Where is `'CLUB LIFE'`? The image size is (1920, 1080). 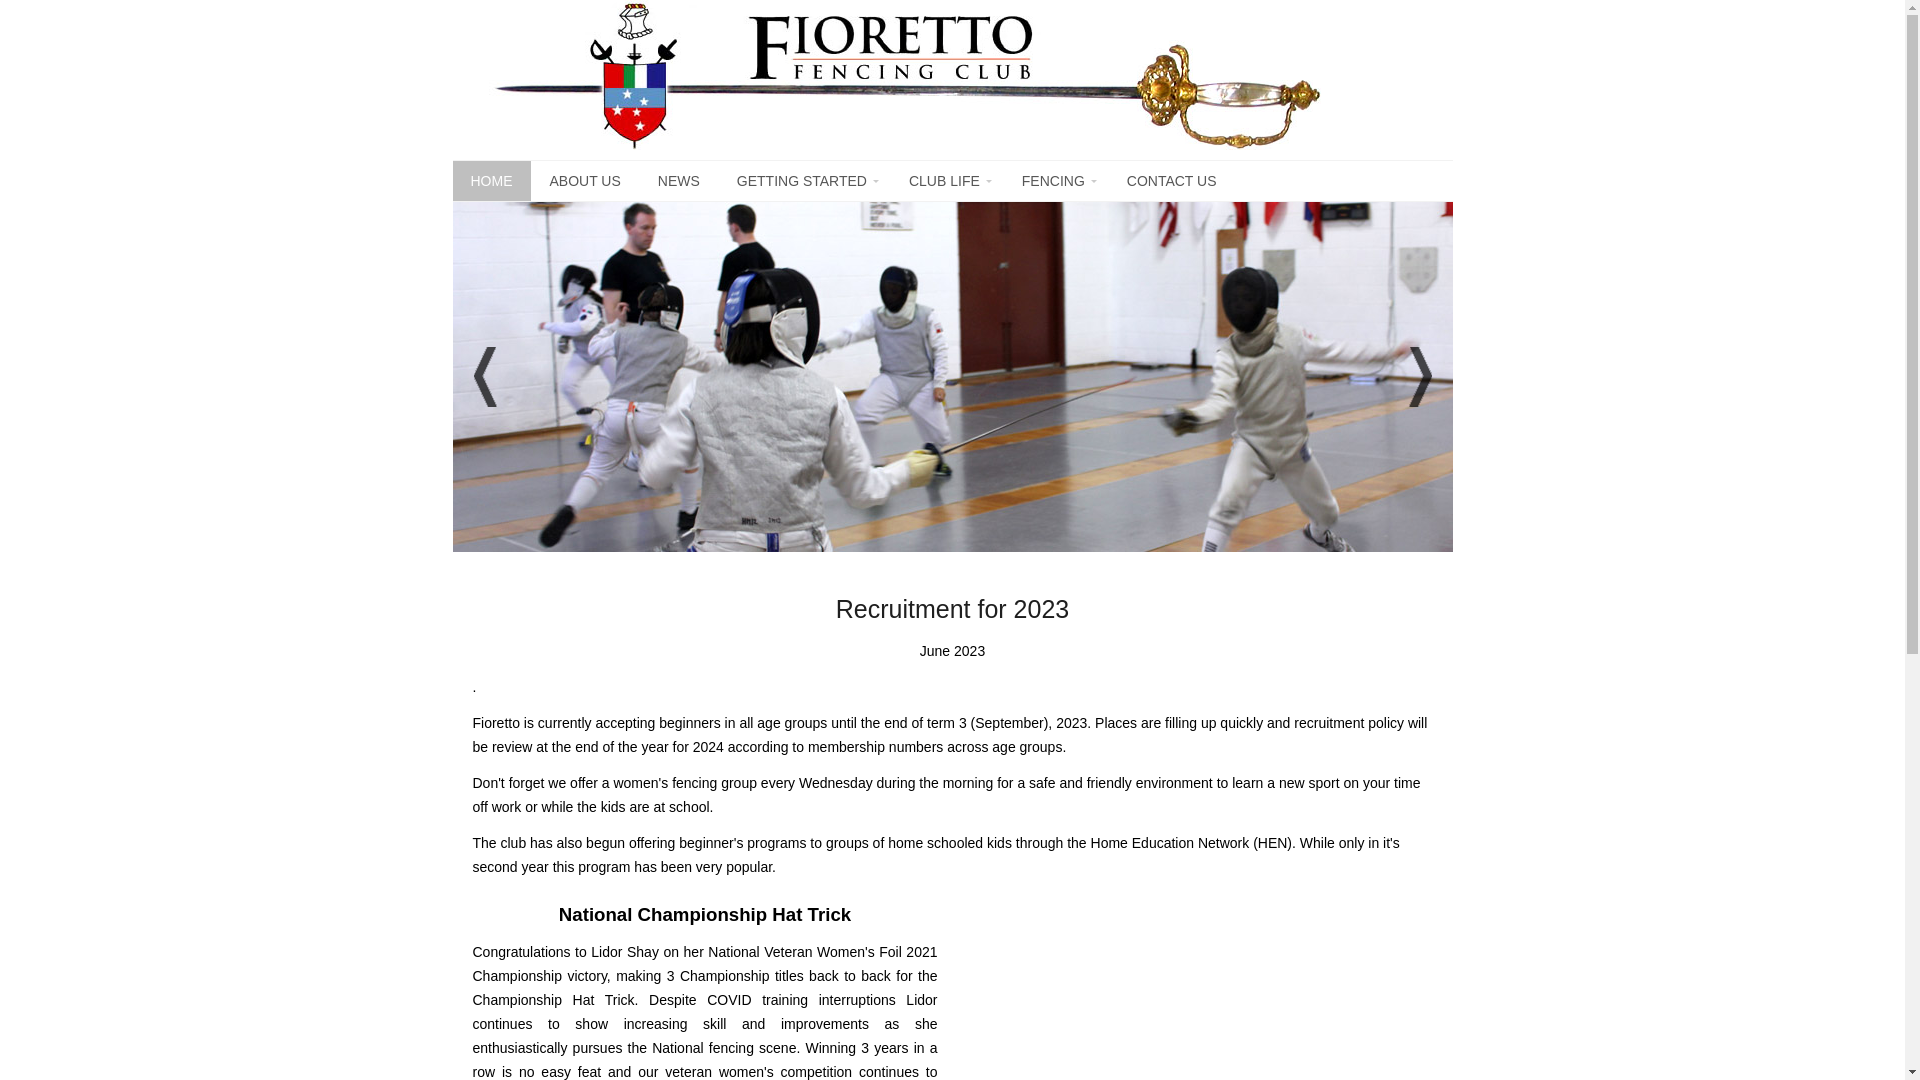
'CLUB LIFE' is located at coordinates (890, 181).